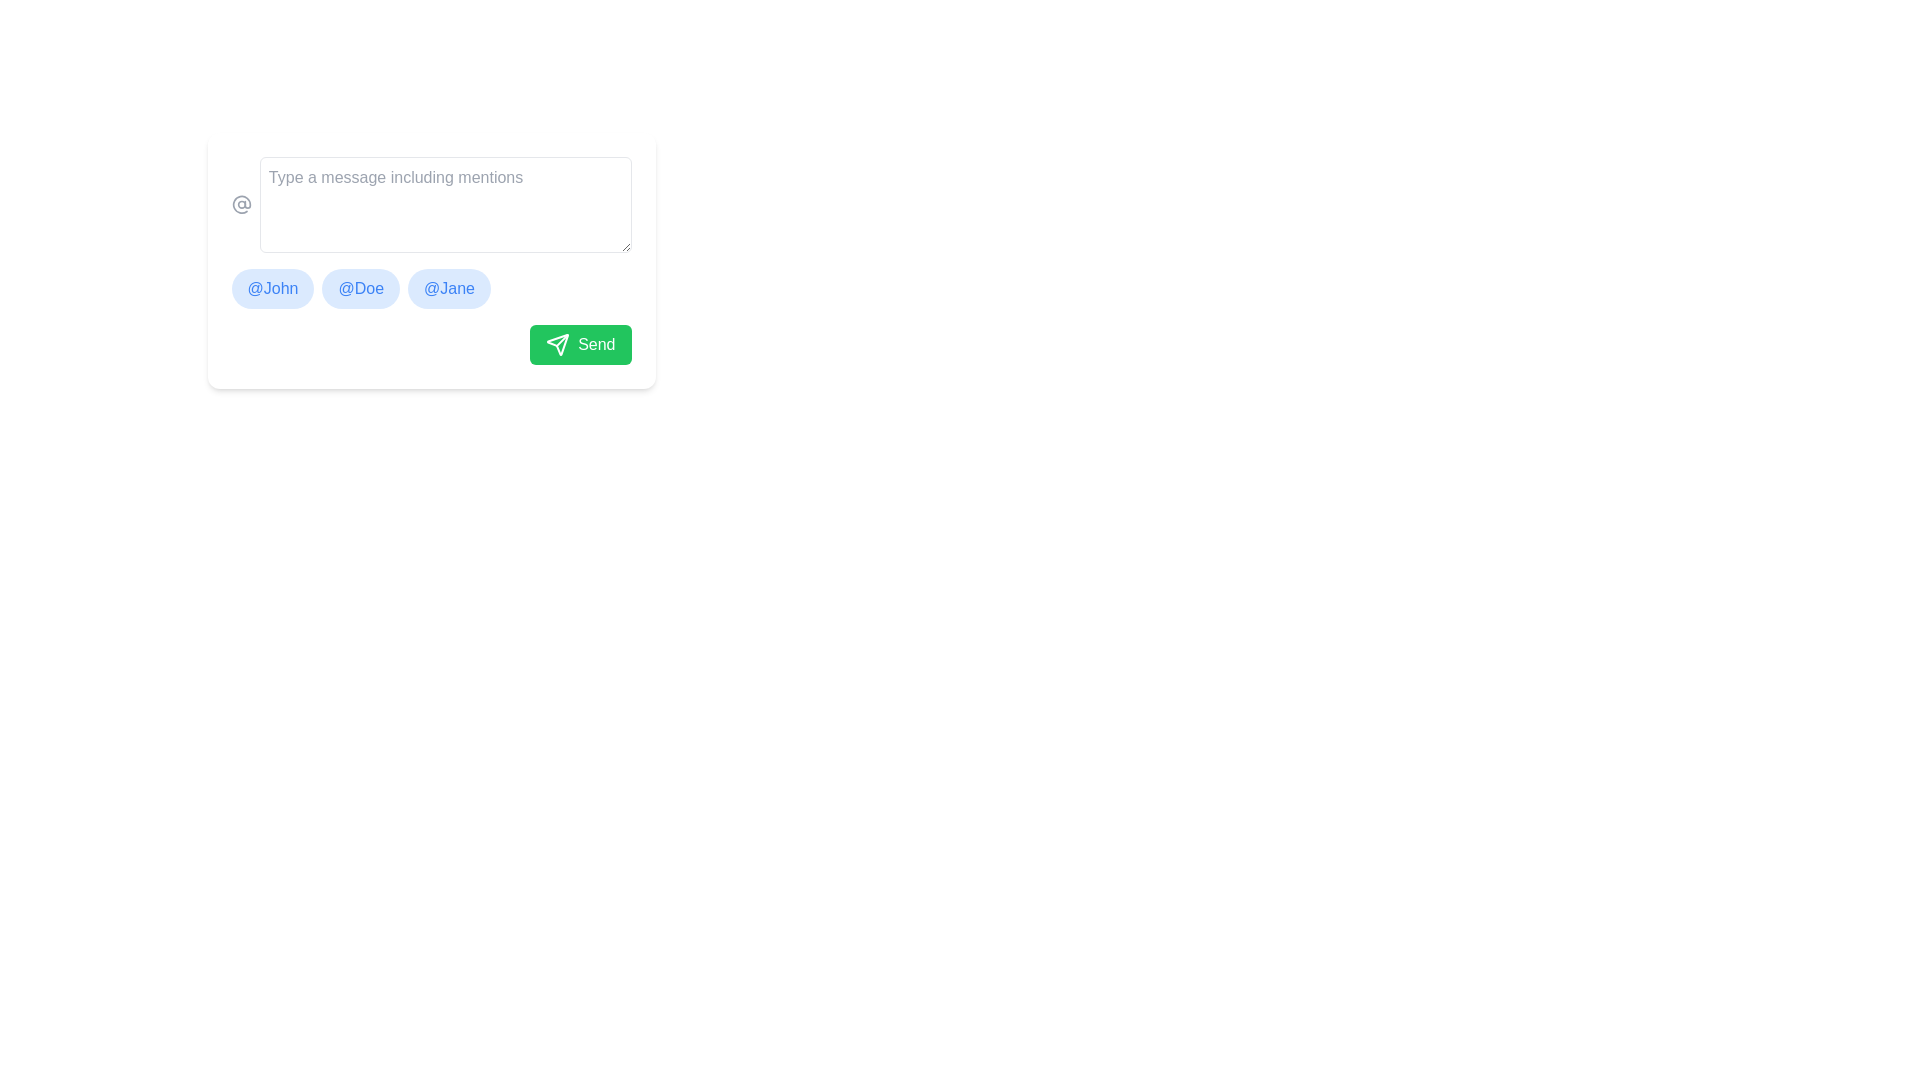 The width and height of the screenshot is (1920, 1080). What do you see at coordinates (558, 343) in the screenshot?
I see `the send icon located in the bottom-right corner of the interface` at bounding box center [558, 343].